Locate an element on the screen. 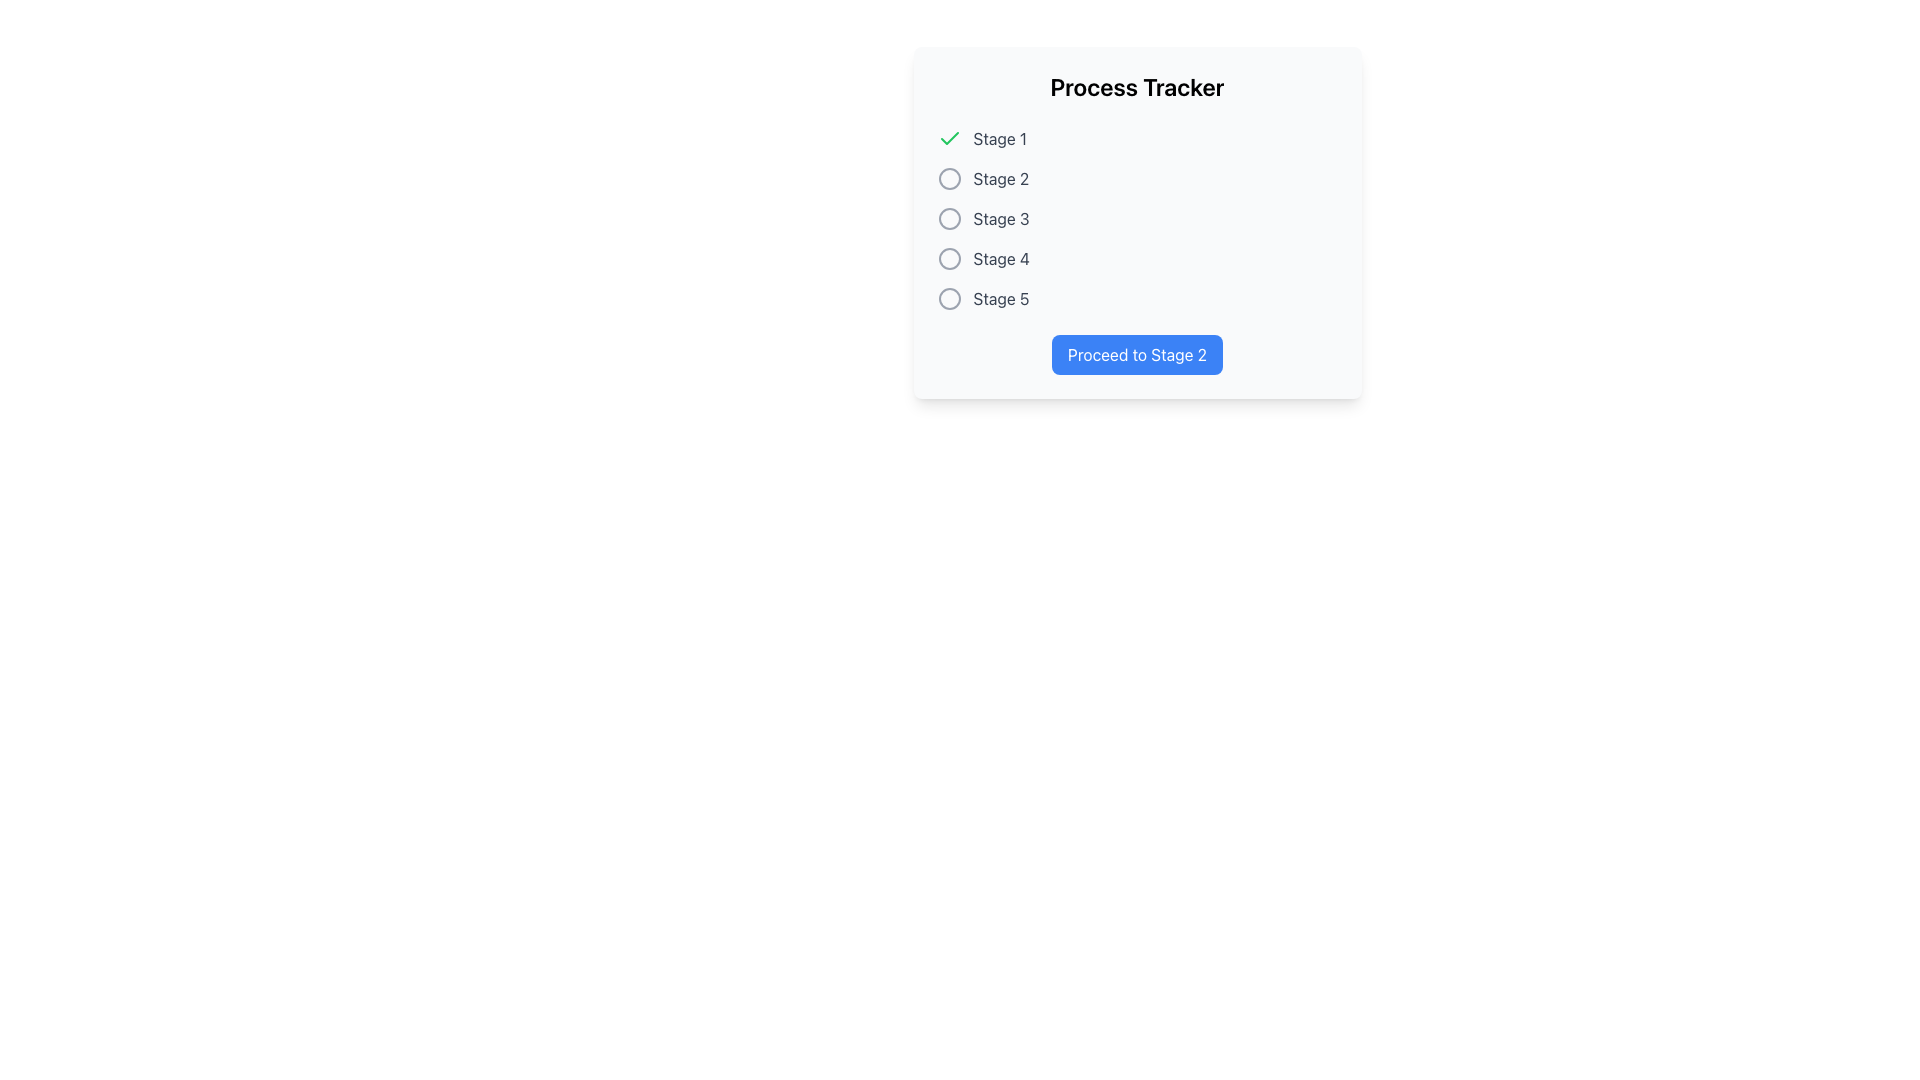  the second stage in the process tracker, which is visually styled to indicate that it is pending or yet to be completed is located at coordinates (1137, 177).